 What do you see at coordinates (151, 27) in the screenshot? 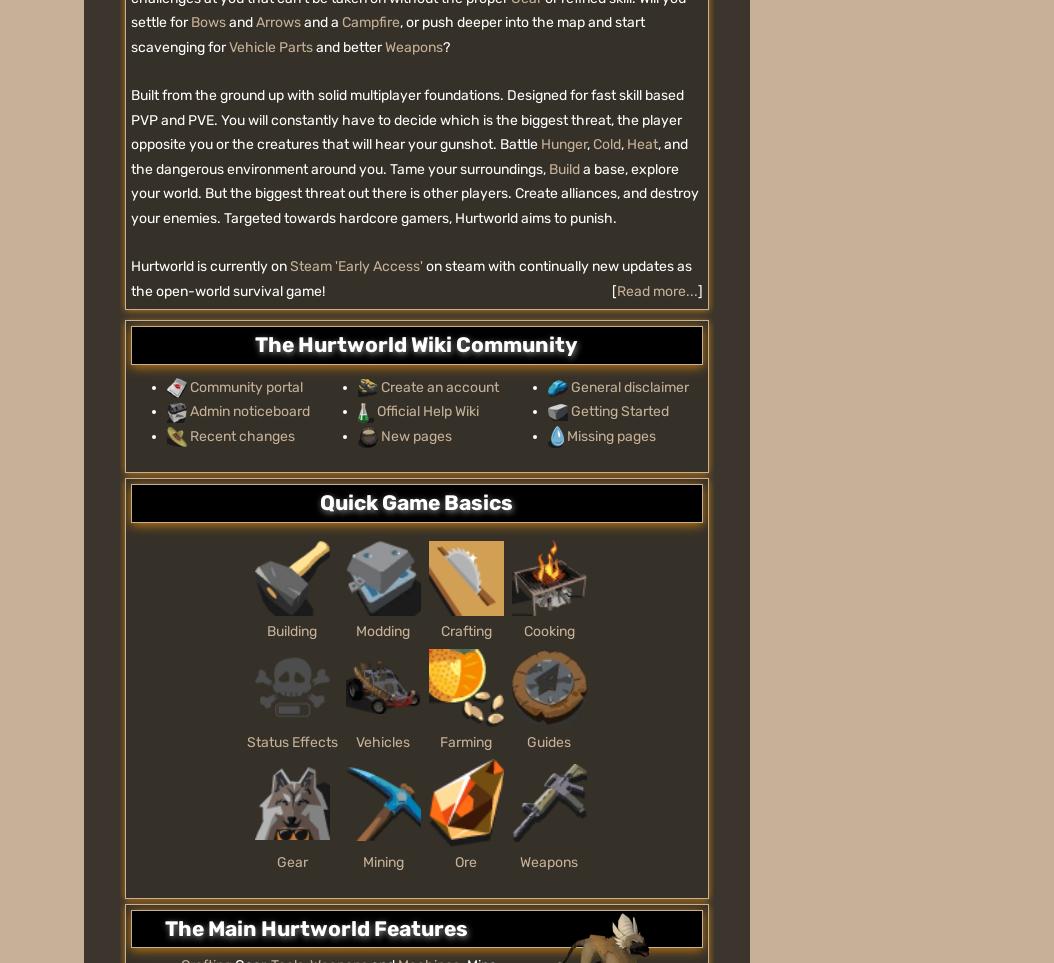
I see `'Explore properties'` at bounding box center [151, 27].